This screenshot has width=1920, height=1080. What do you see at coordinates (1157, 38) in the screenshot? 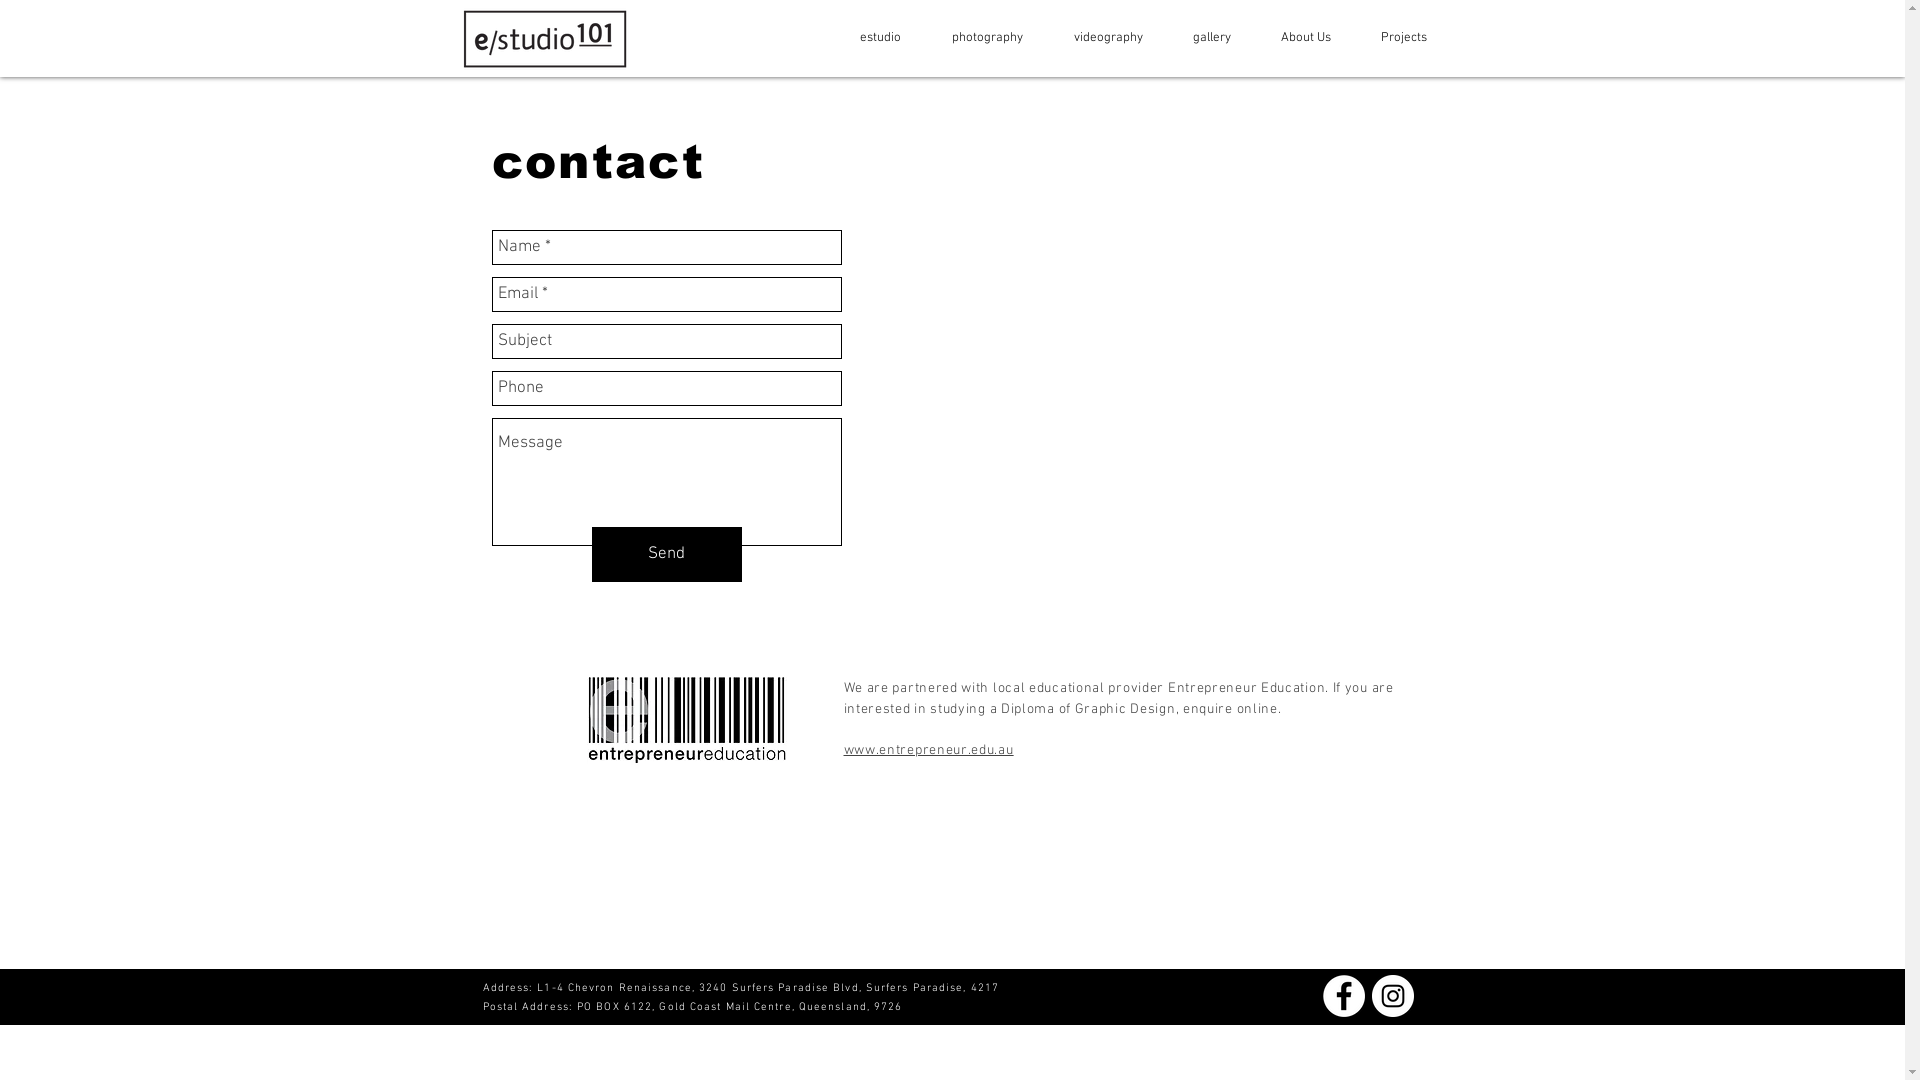
I see `'gallery'` at bounding box center [1157, 38].